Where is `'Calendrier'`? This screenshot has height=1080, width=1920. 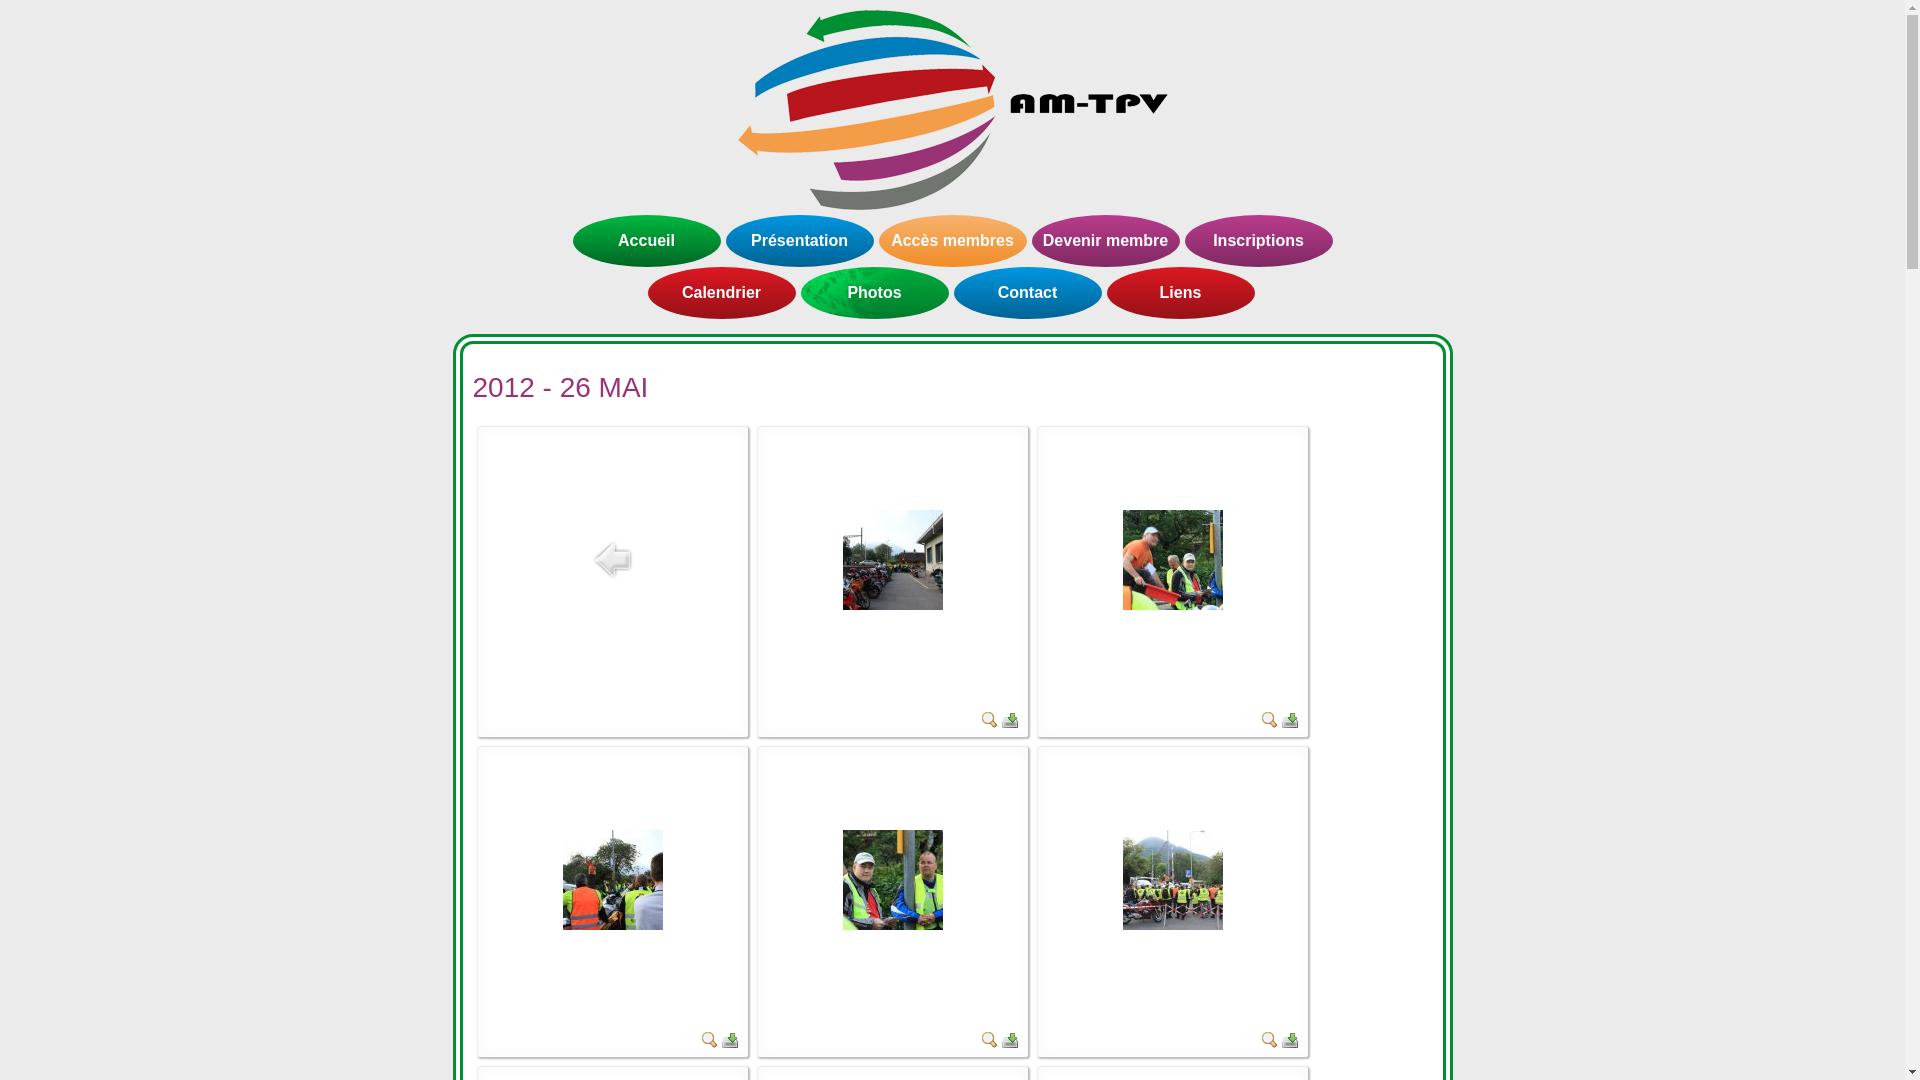
'Calendrier' is located at coordinates (720, 293).